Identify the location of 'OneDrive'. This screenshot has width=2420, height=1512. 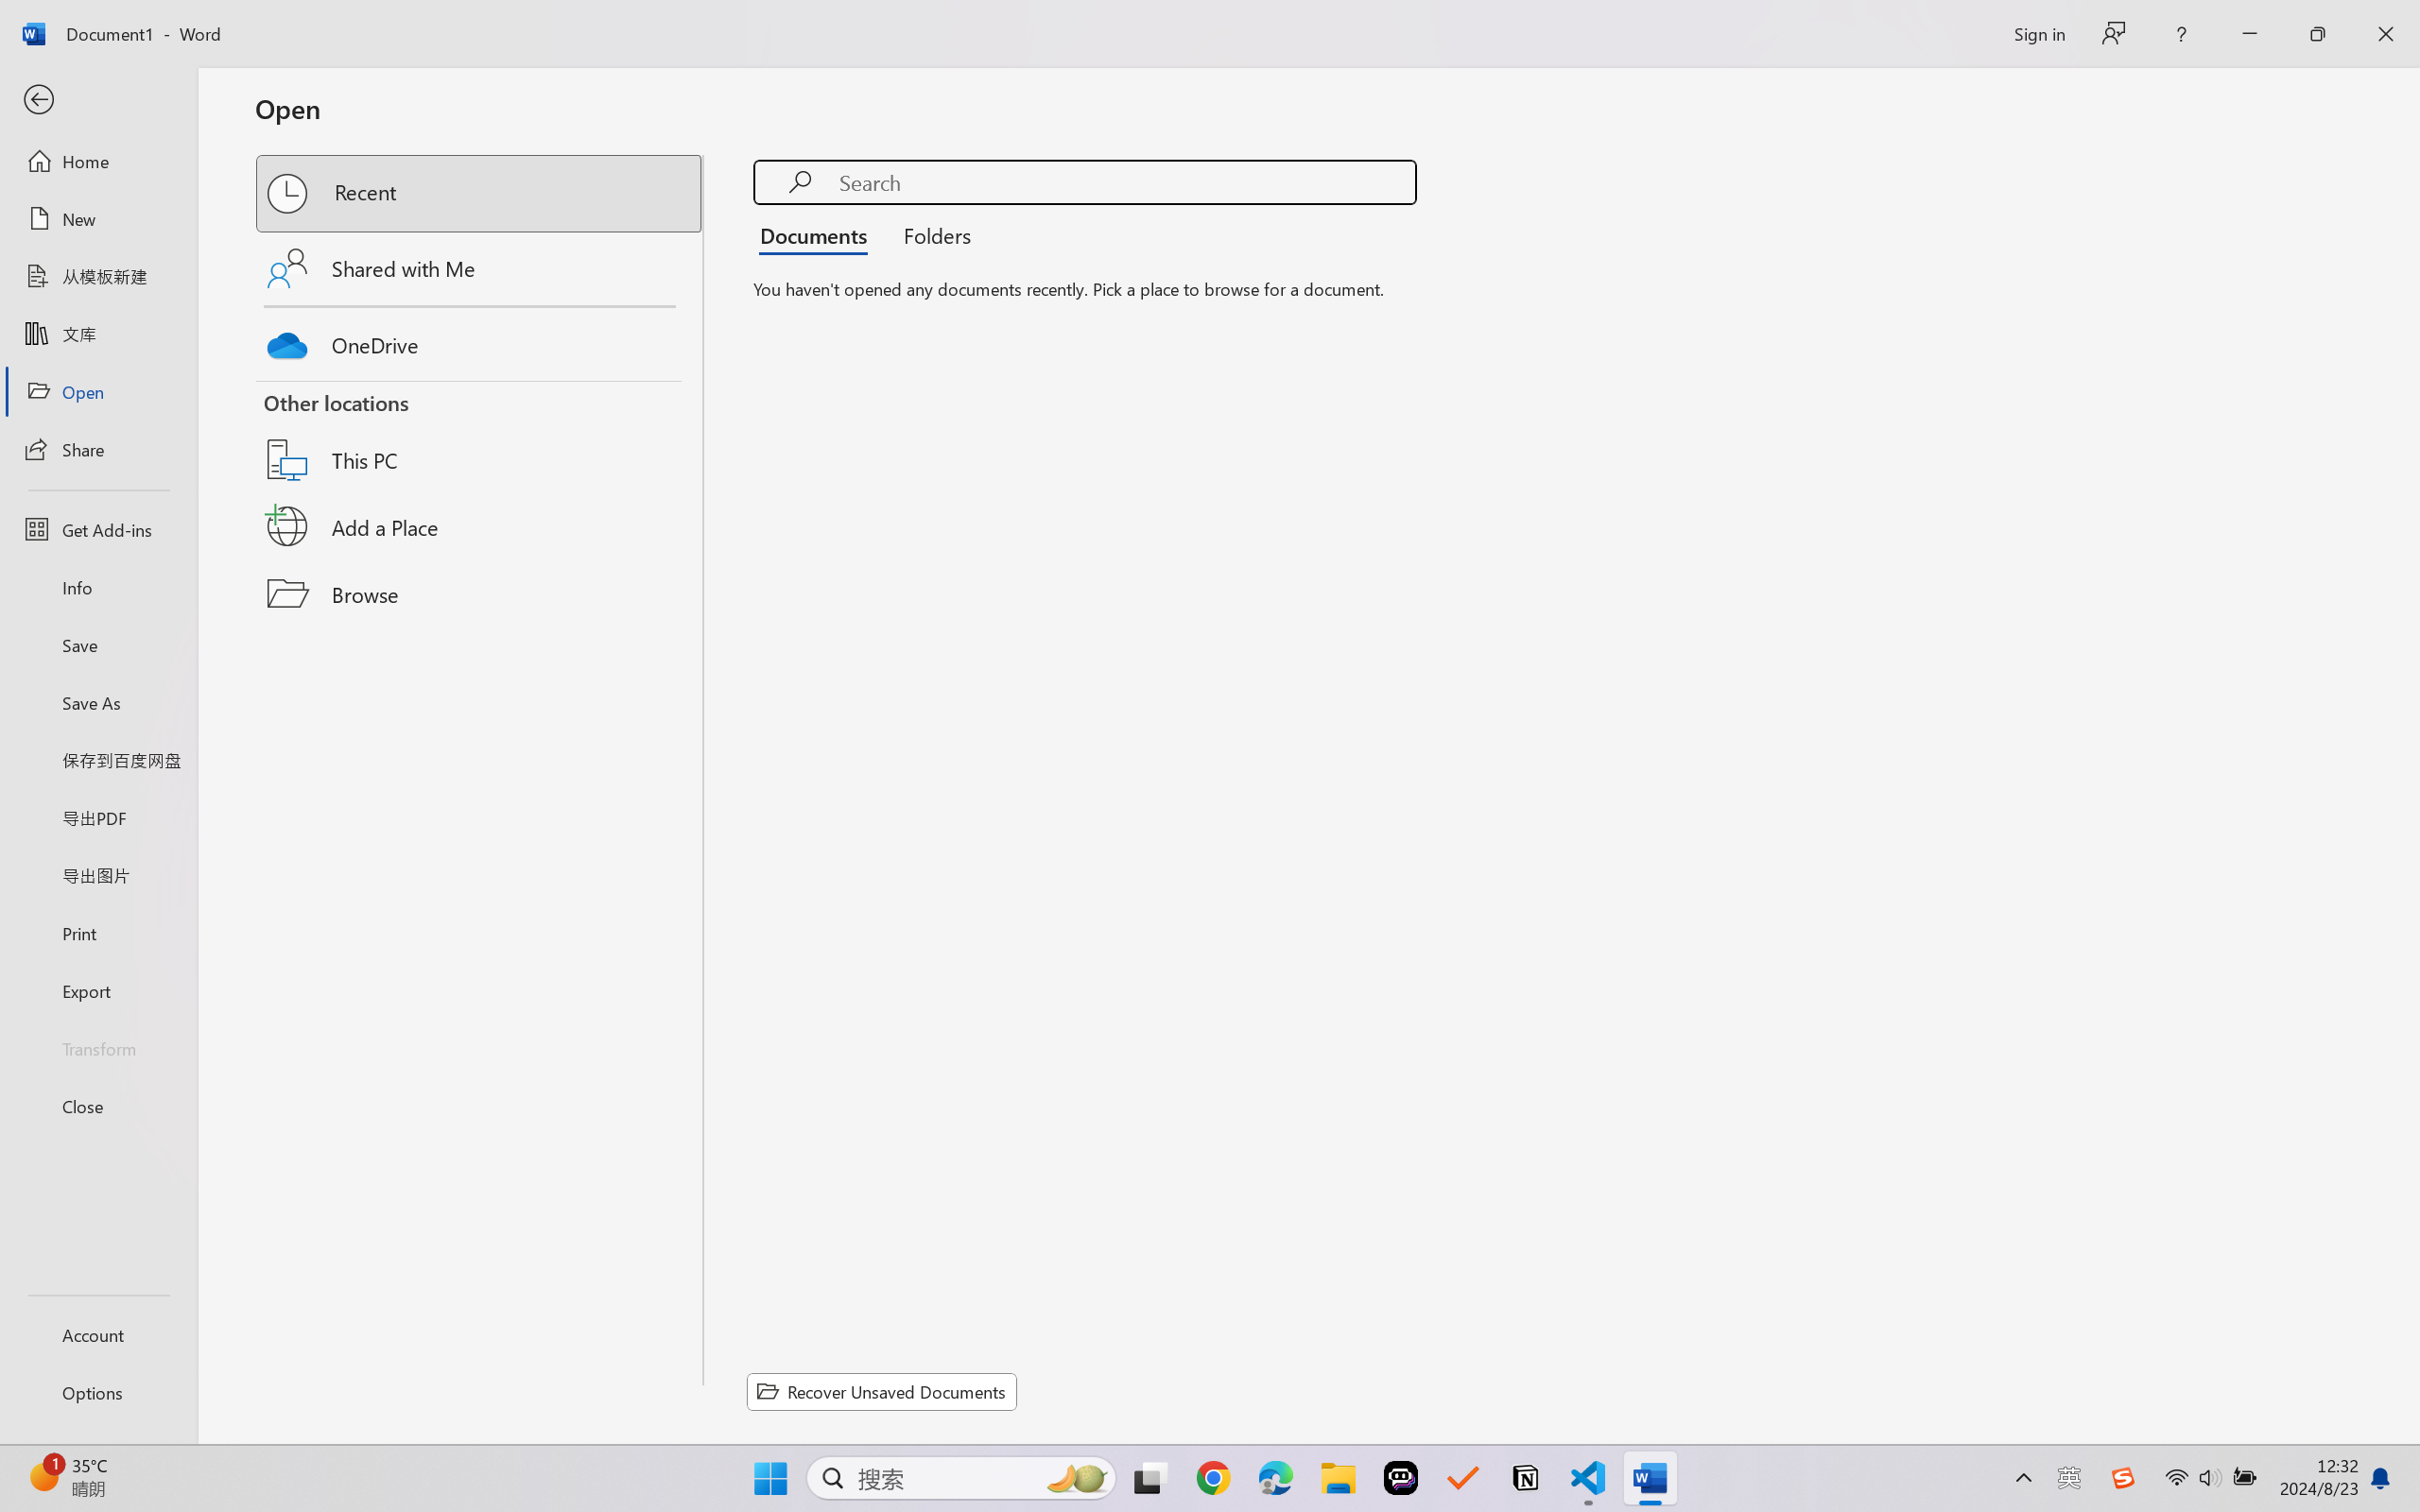
(480, 340).